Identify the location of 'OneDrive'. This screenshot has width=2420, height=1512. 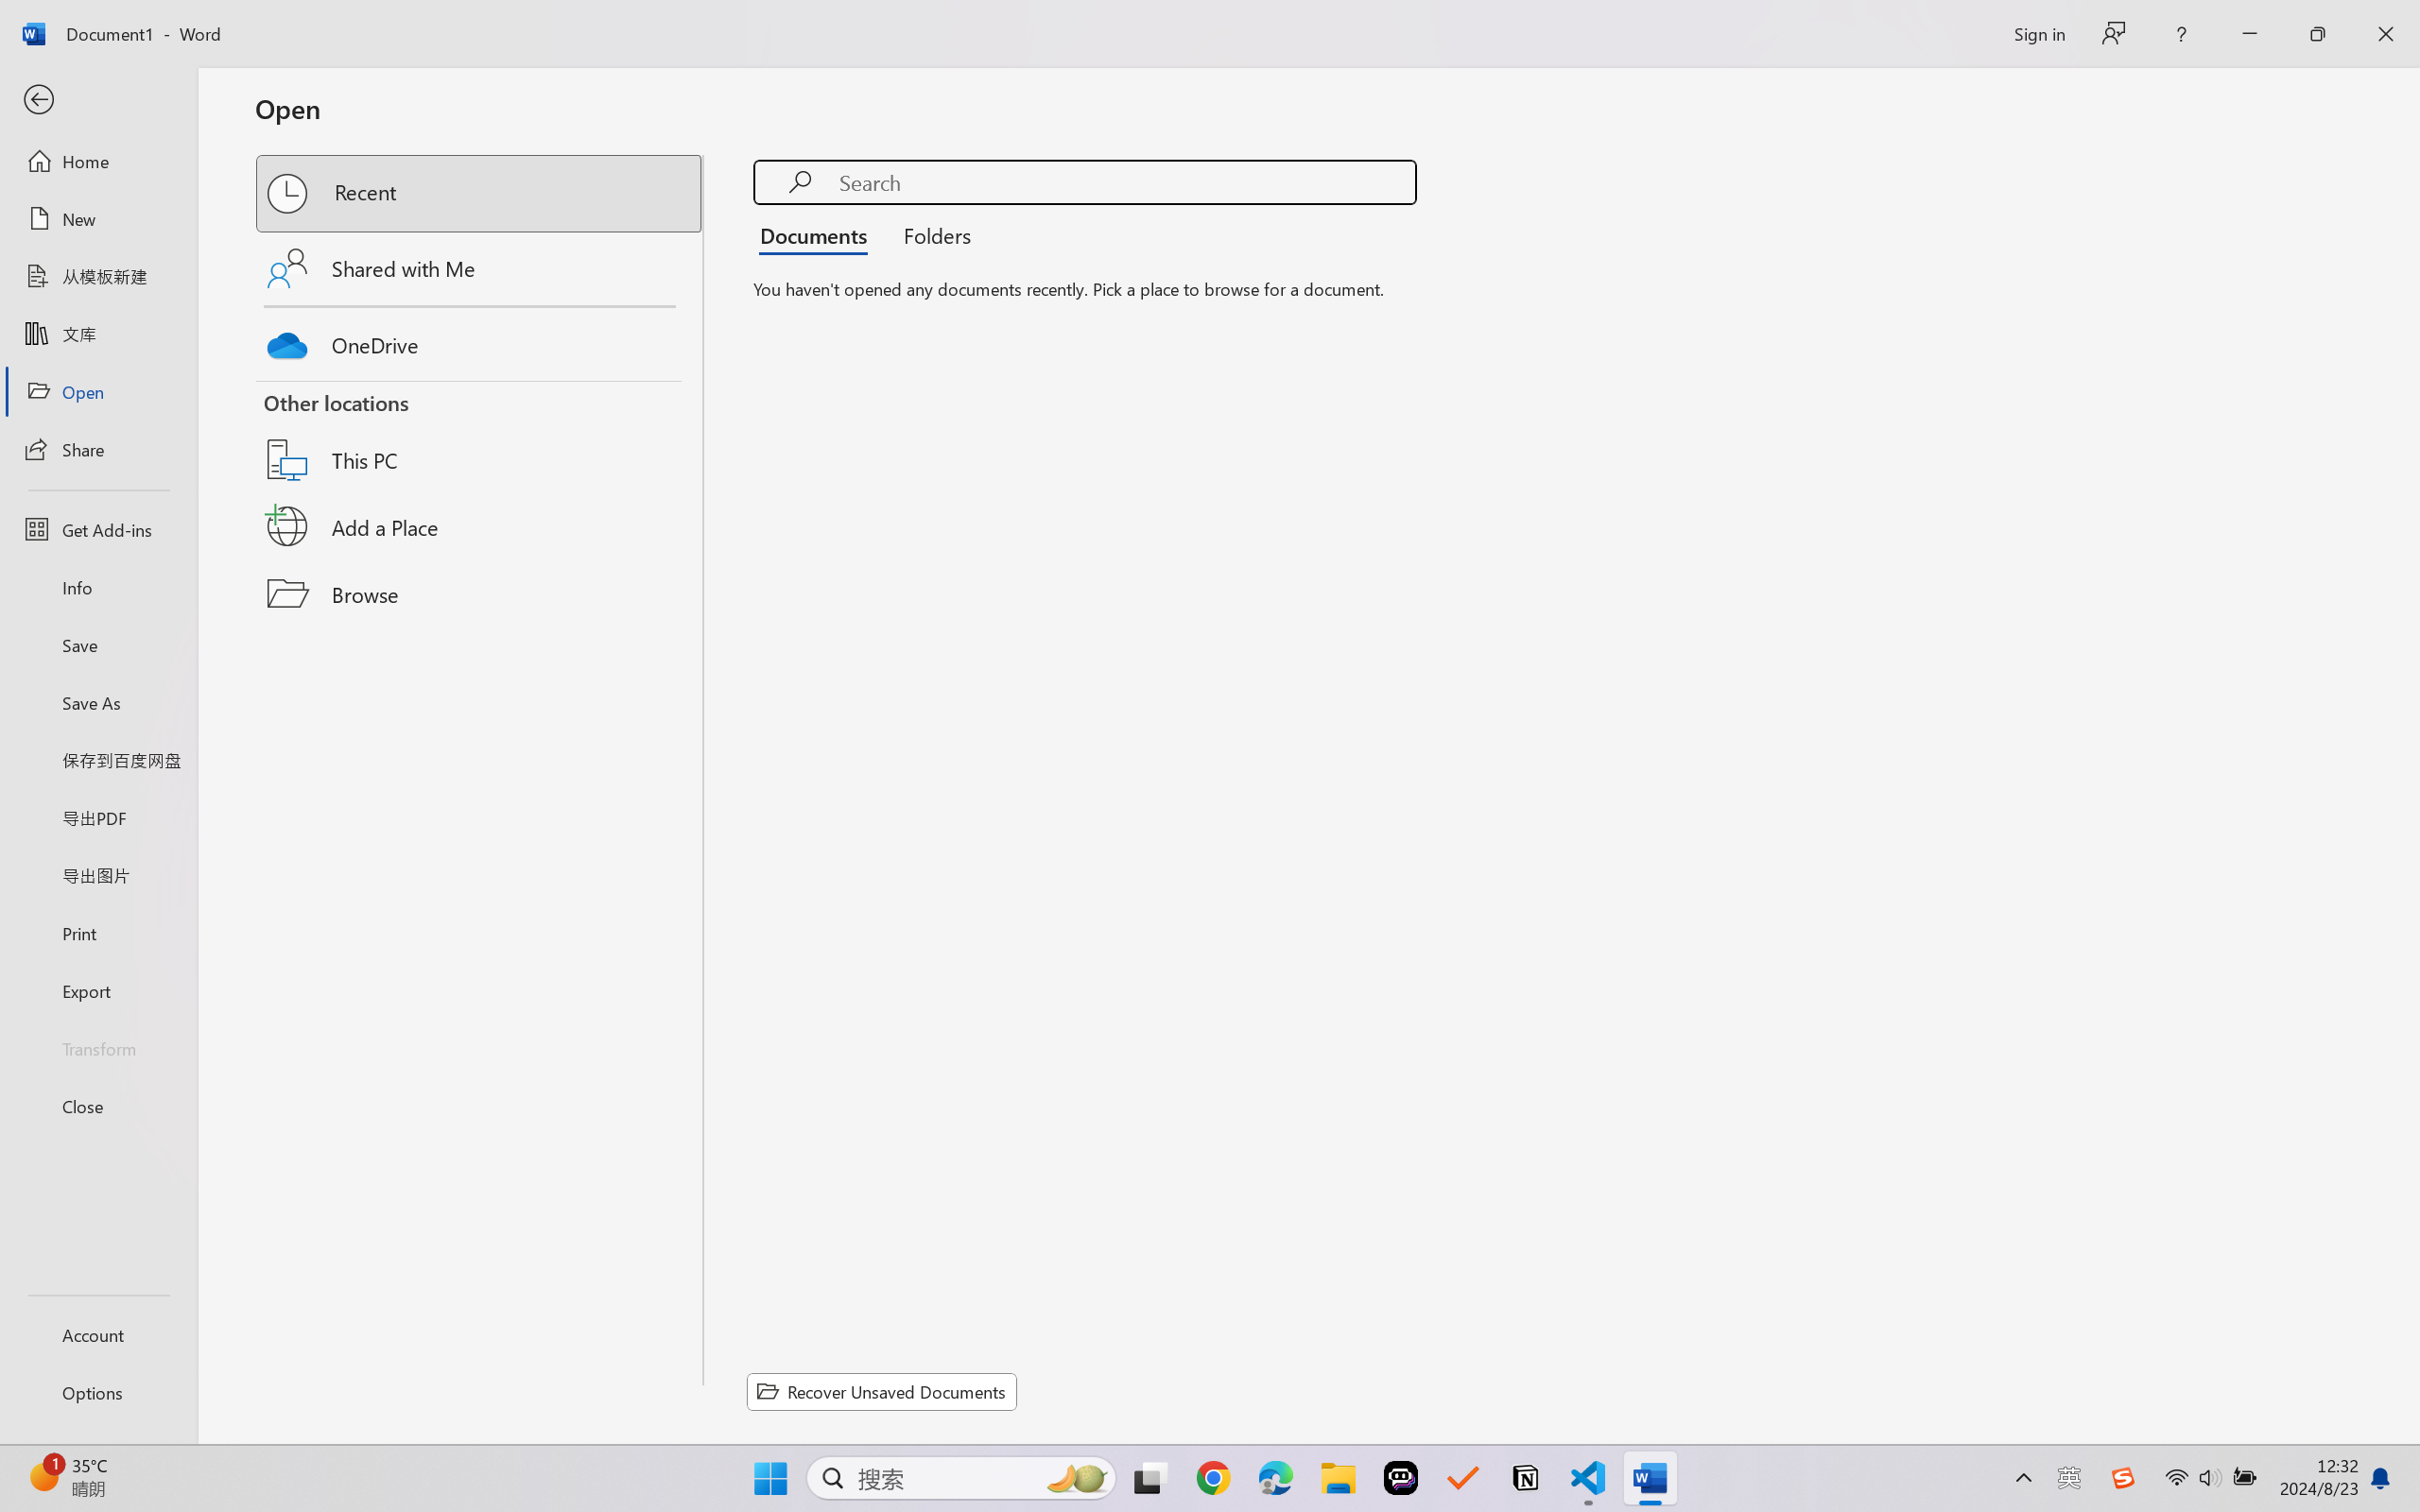
(480, 340).